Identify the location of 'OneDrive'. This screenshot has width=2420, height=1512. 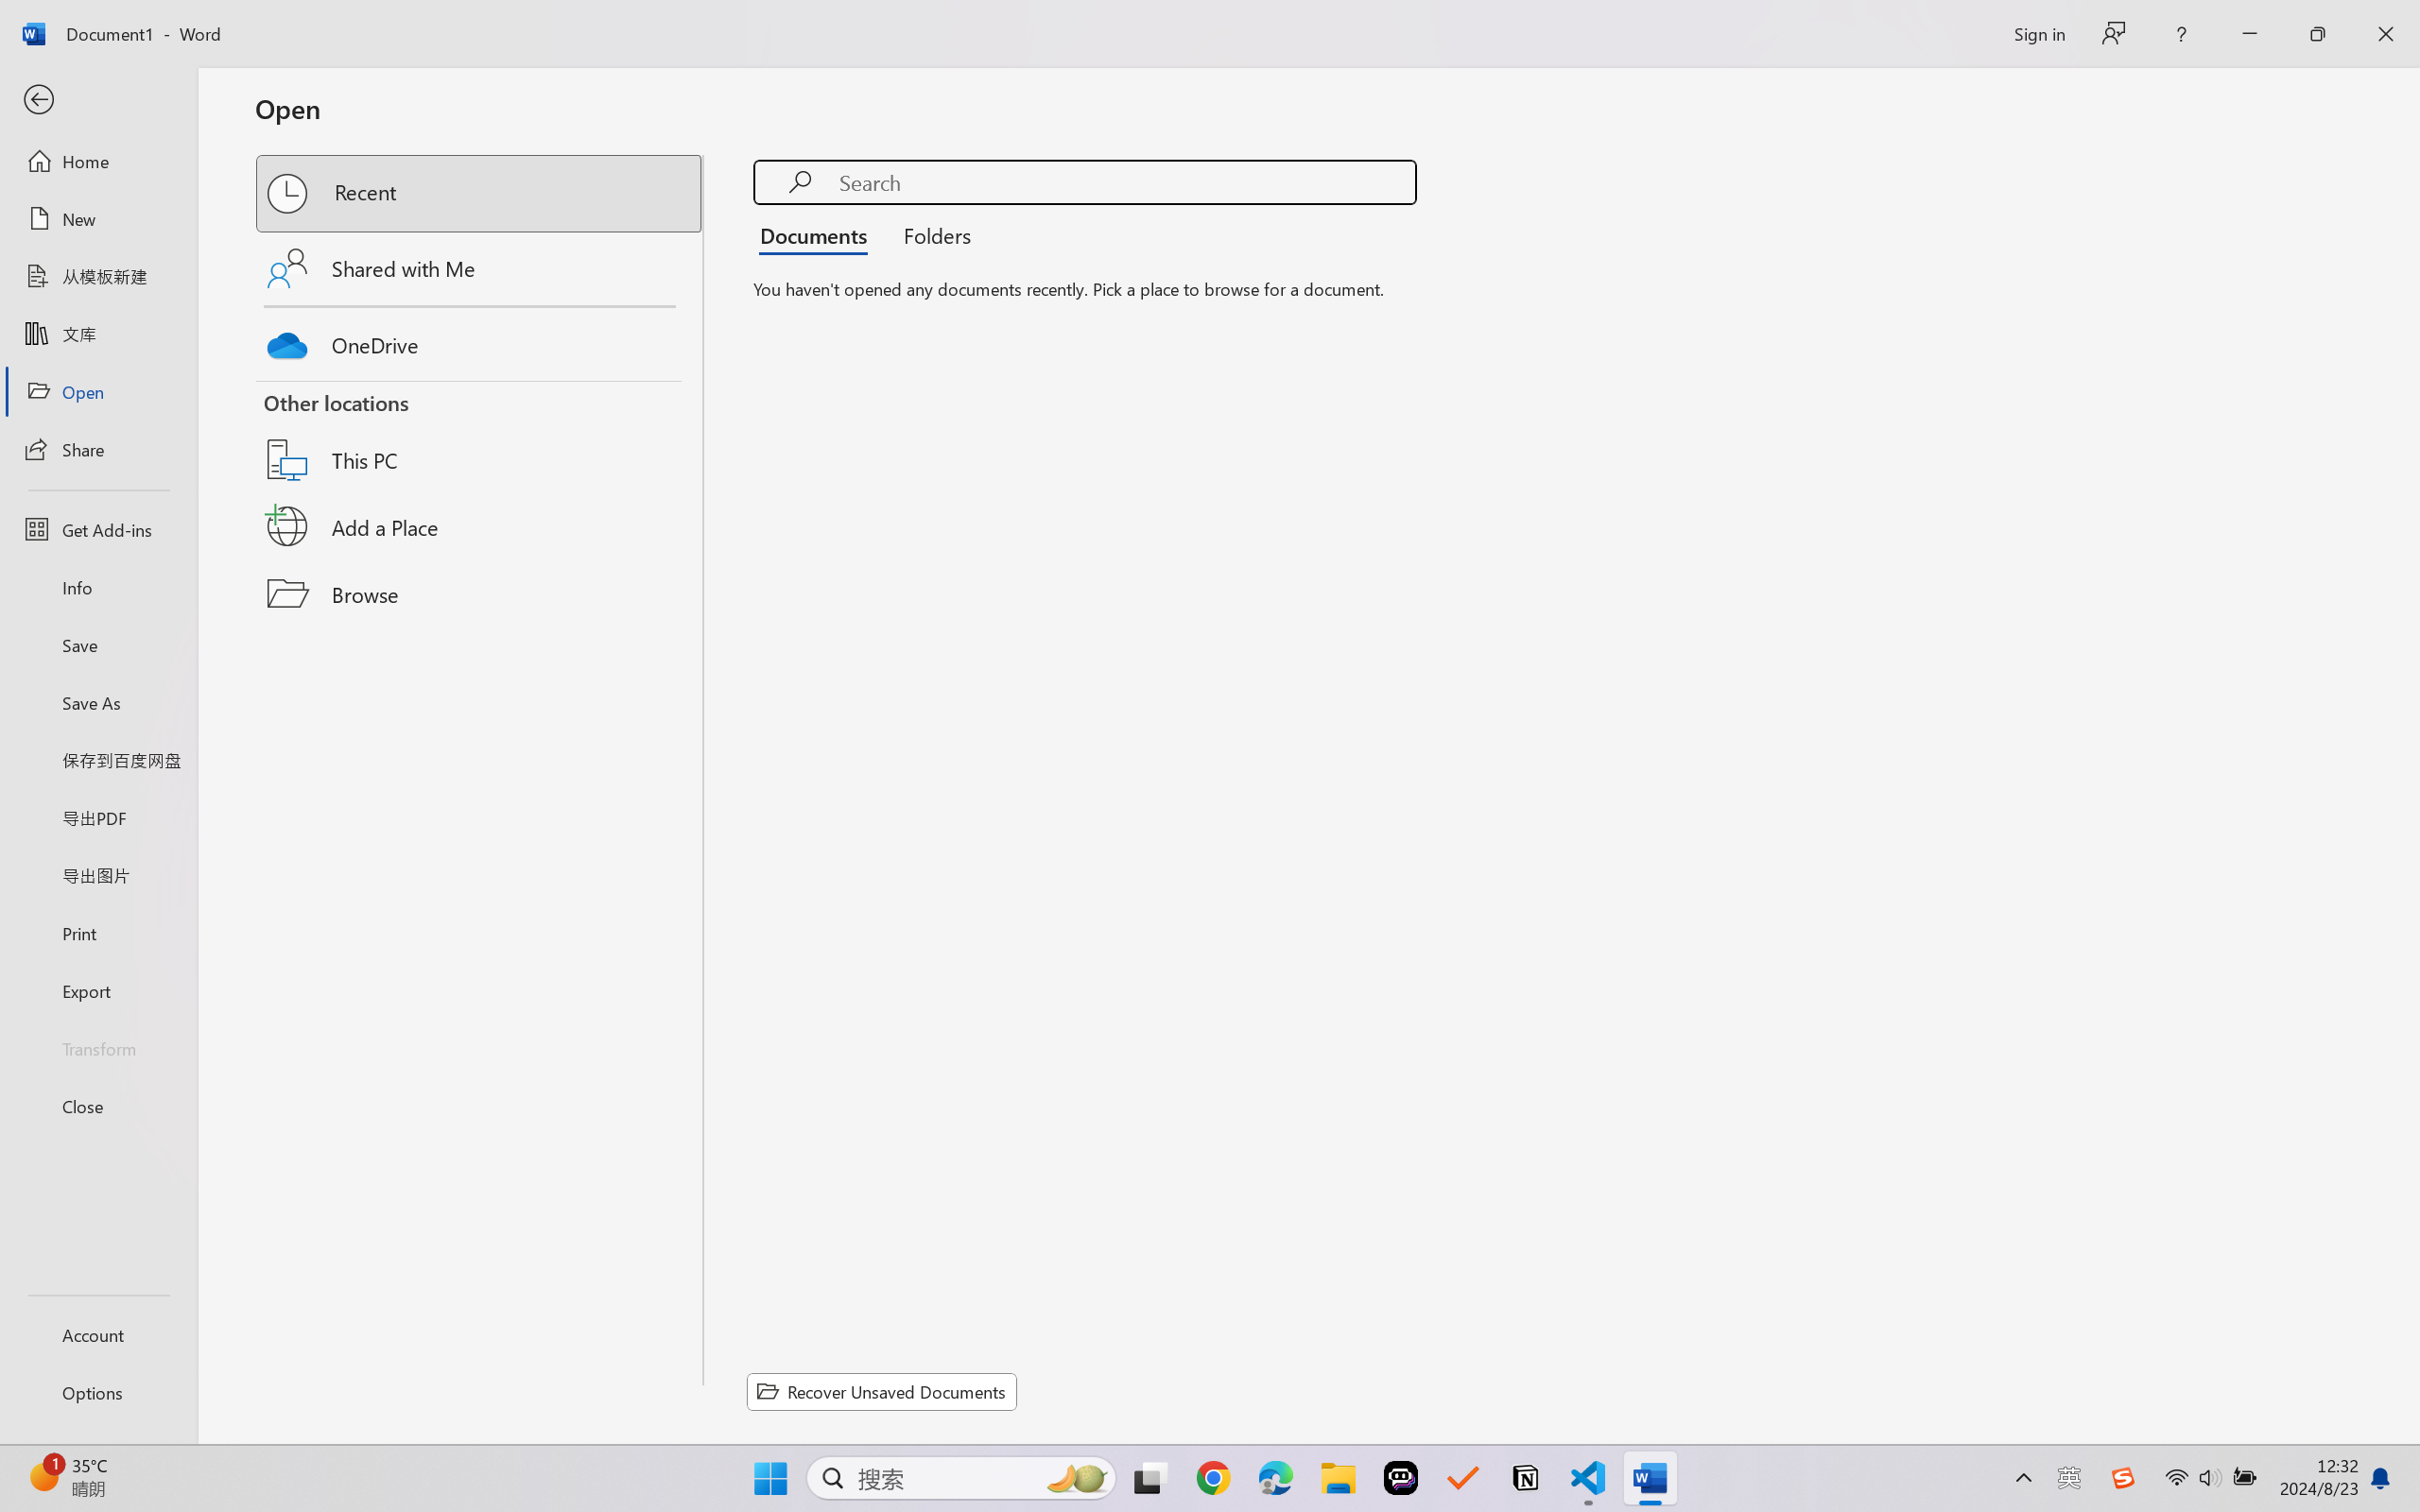
(480, 340).